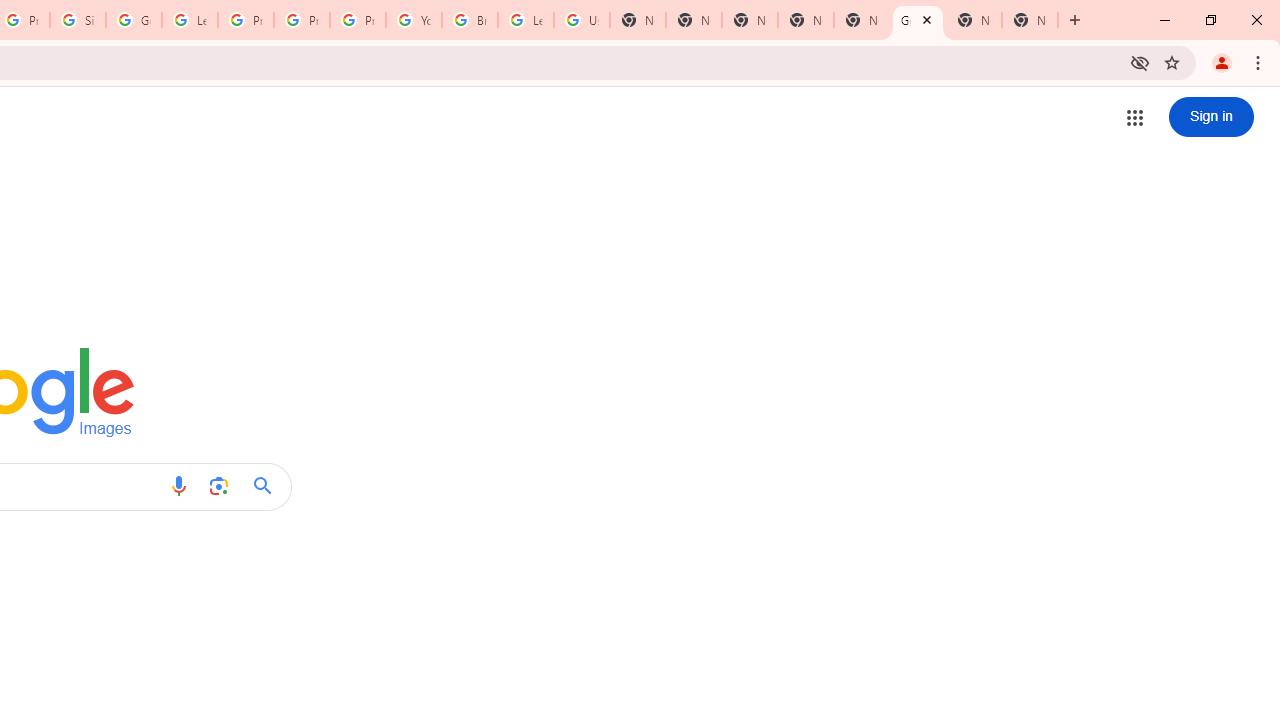 The height and width of the screenshot is (720, 1280). Describe the element at coordinates (413, 20) in the screenshot. I see `'YouTube'` at that location.